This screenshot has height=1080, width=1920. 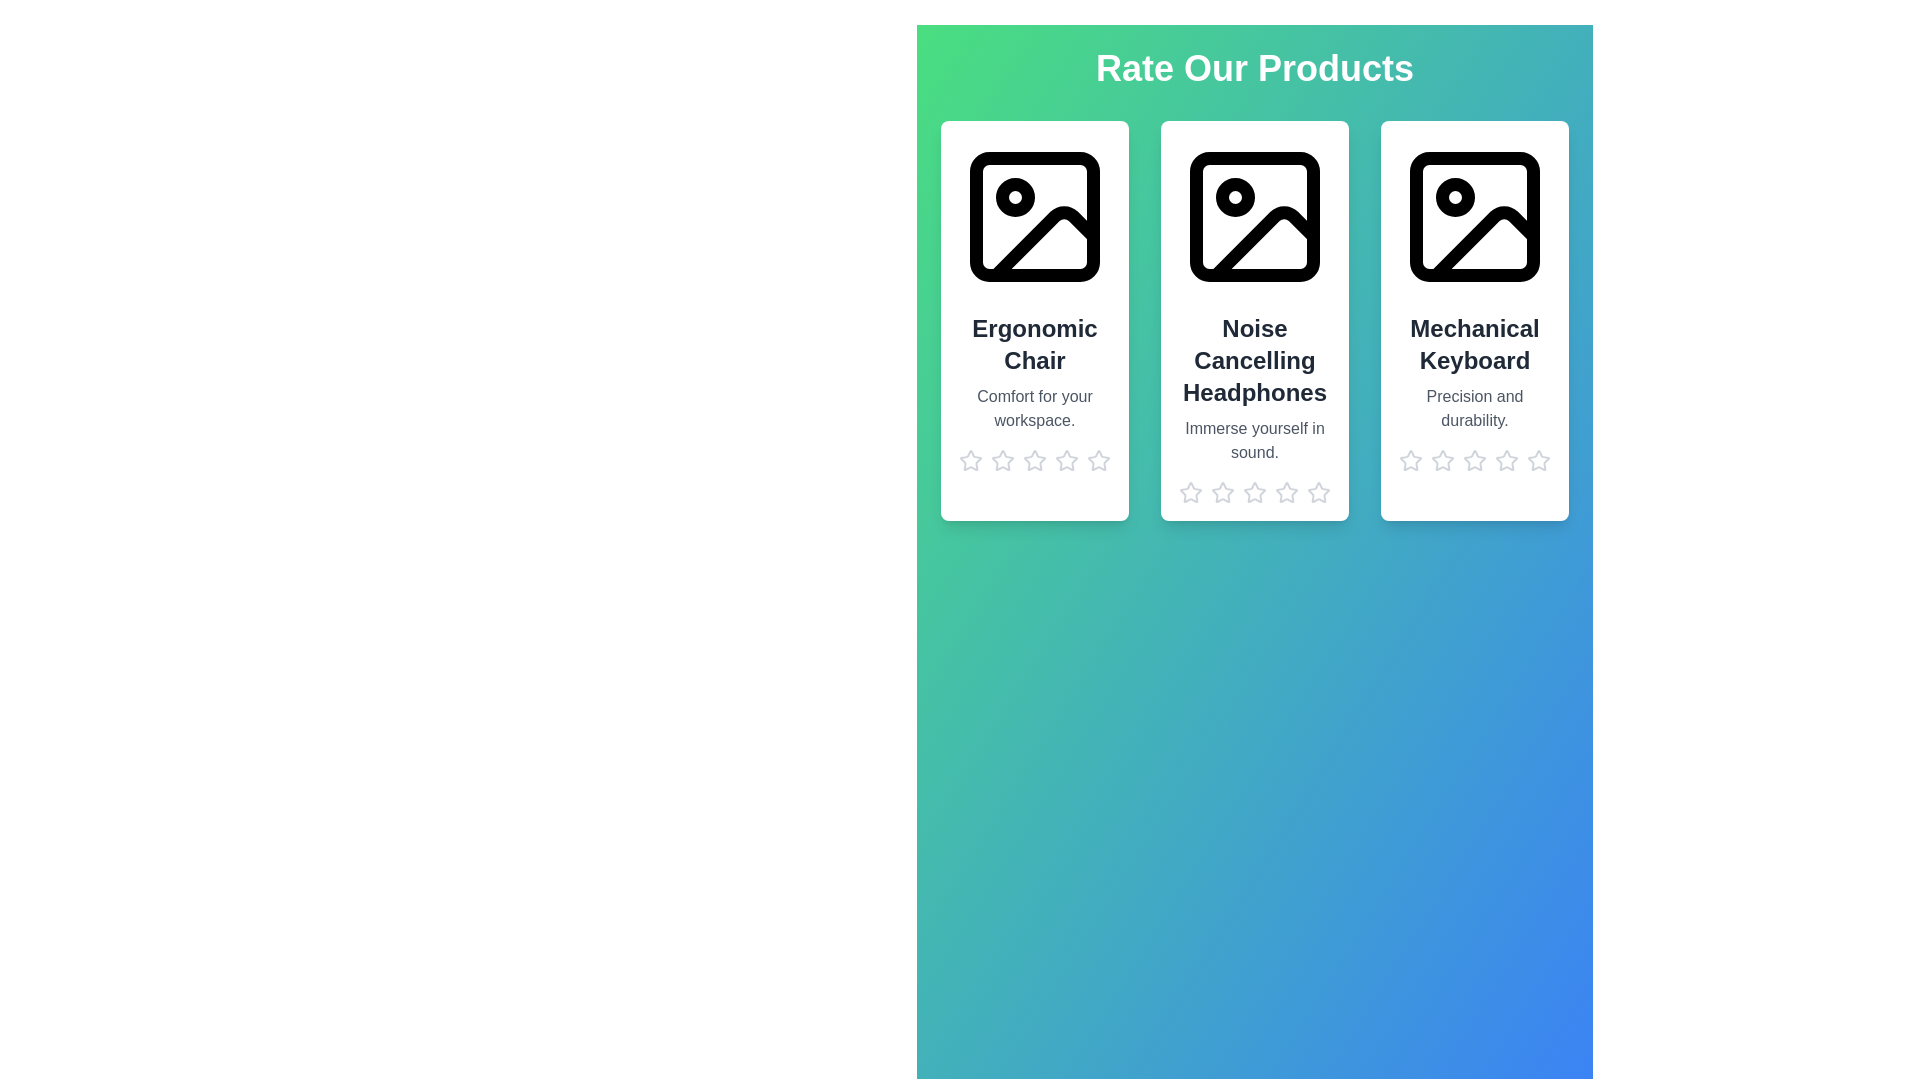 I want to click on the title of the product Noise Cancelling Headphones, so click(x=1253, y=361).